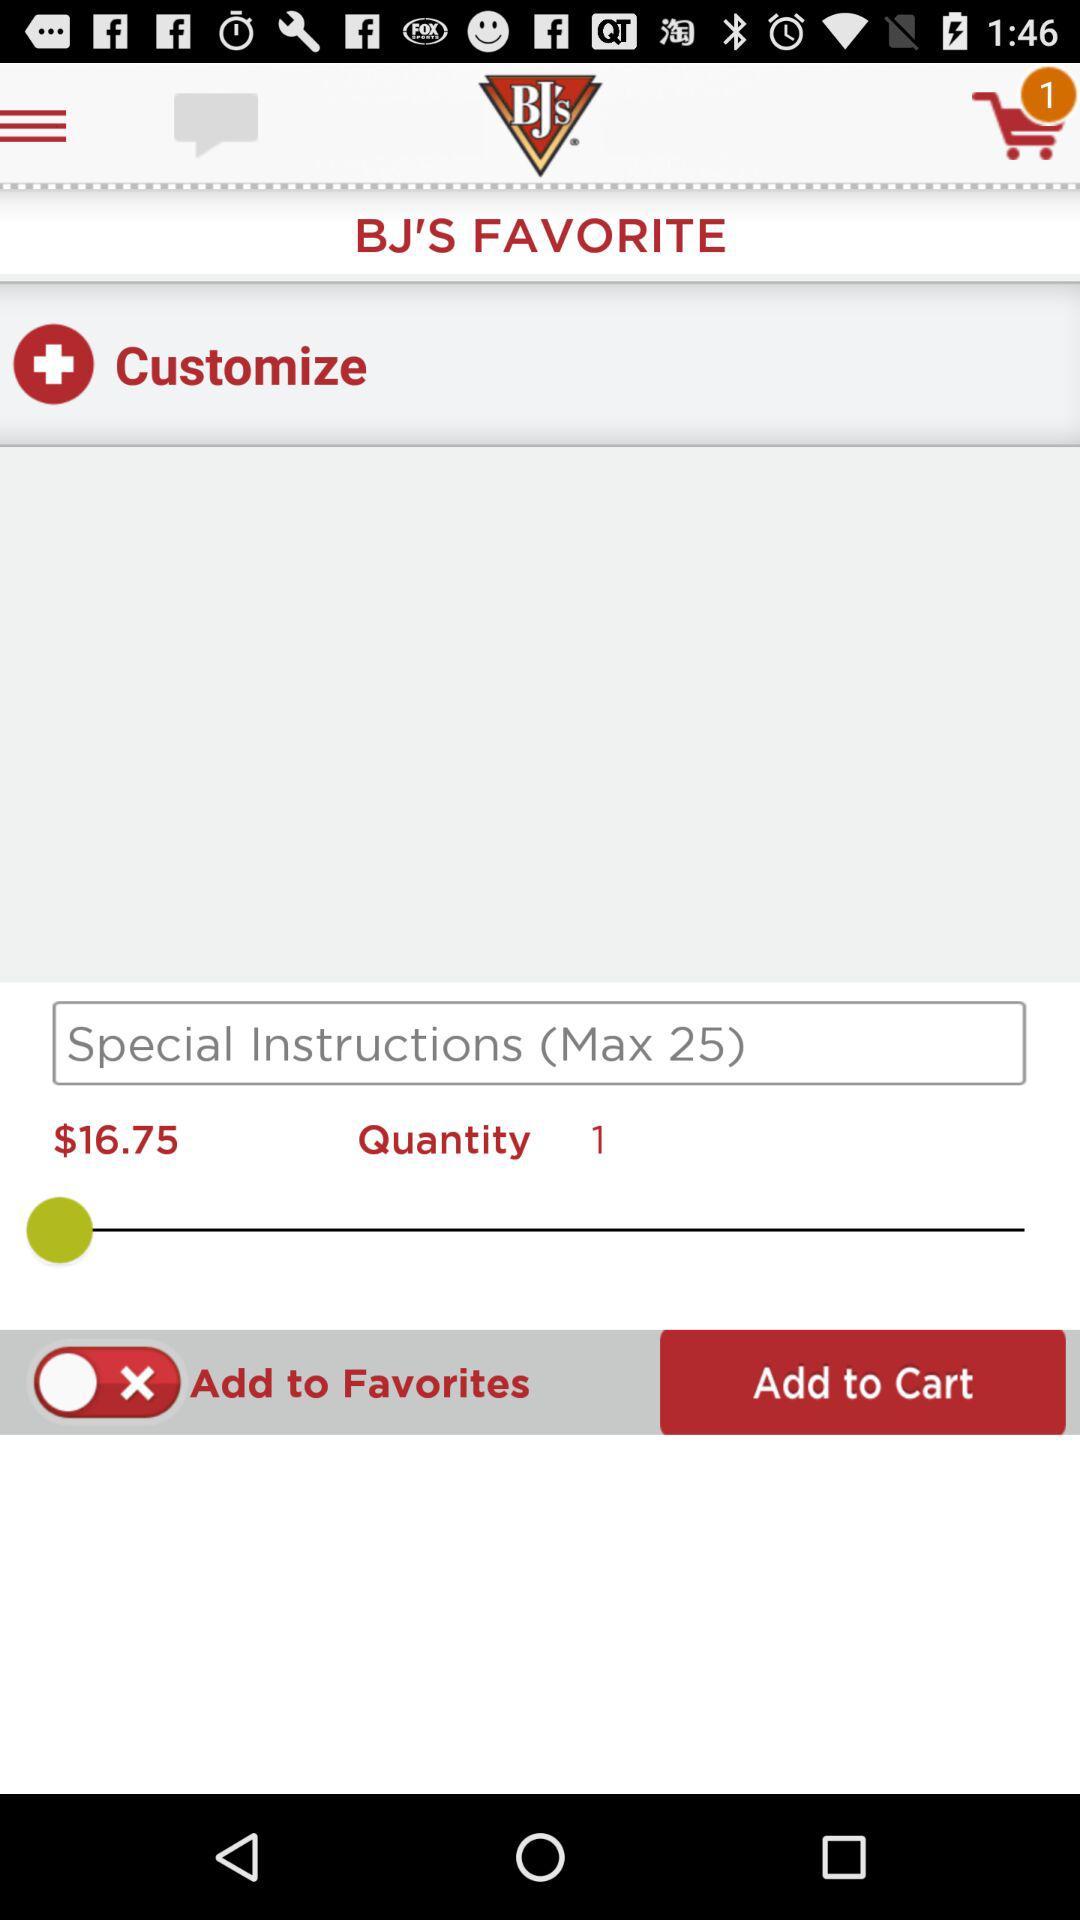 Image resolution: width=1080 pixels, height=1920 pixels. Describe the element at coordinates (861, 1381) in the screenshot. I see `item` at that location.